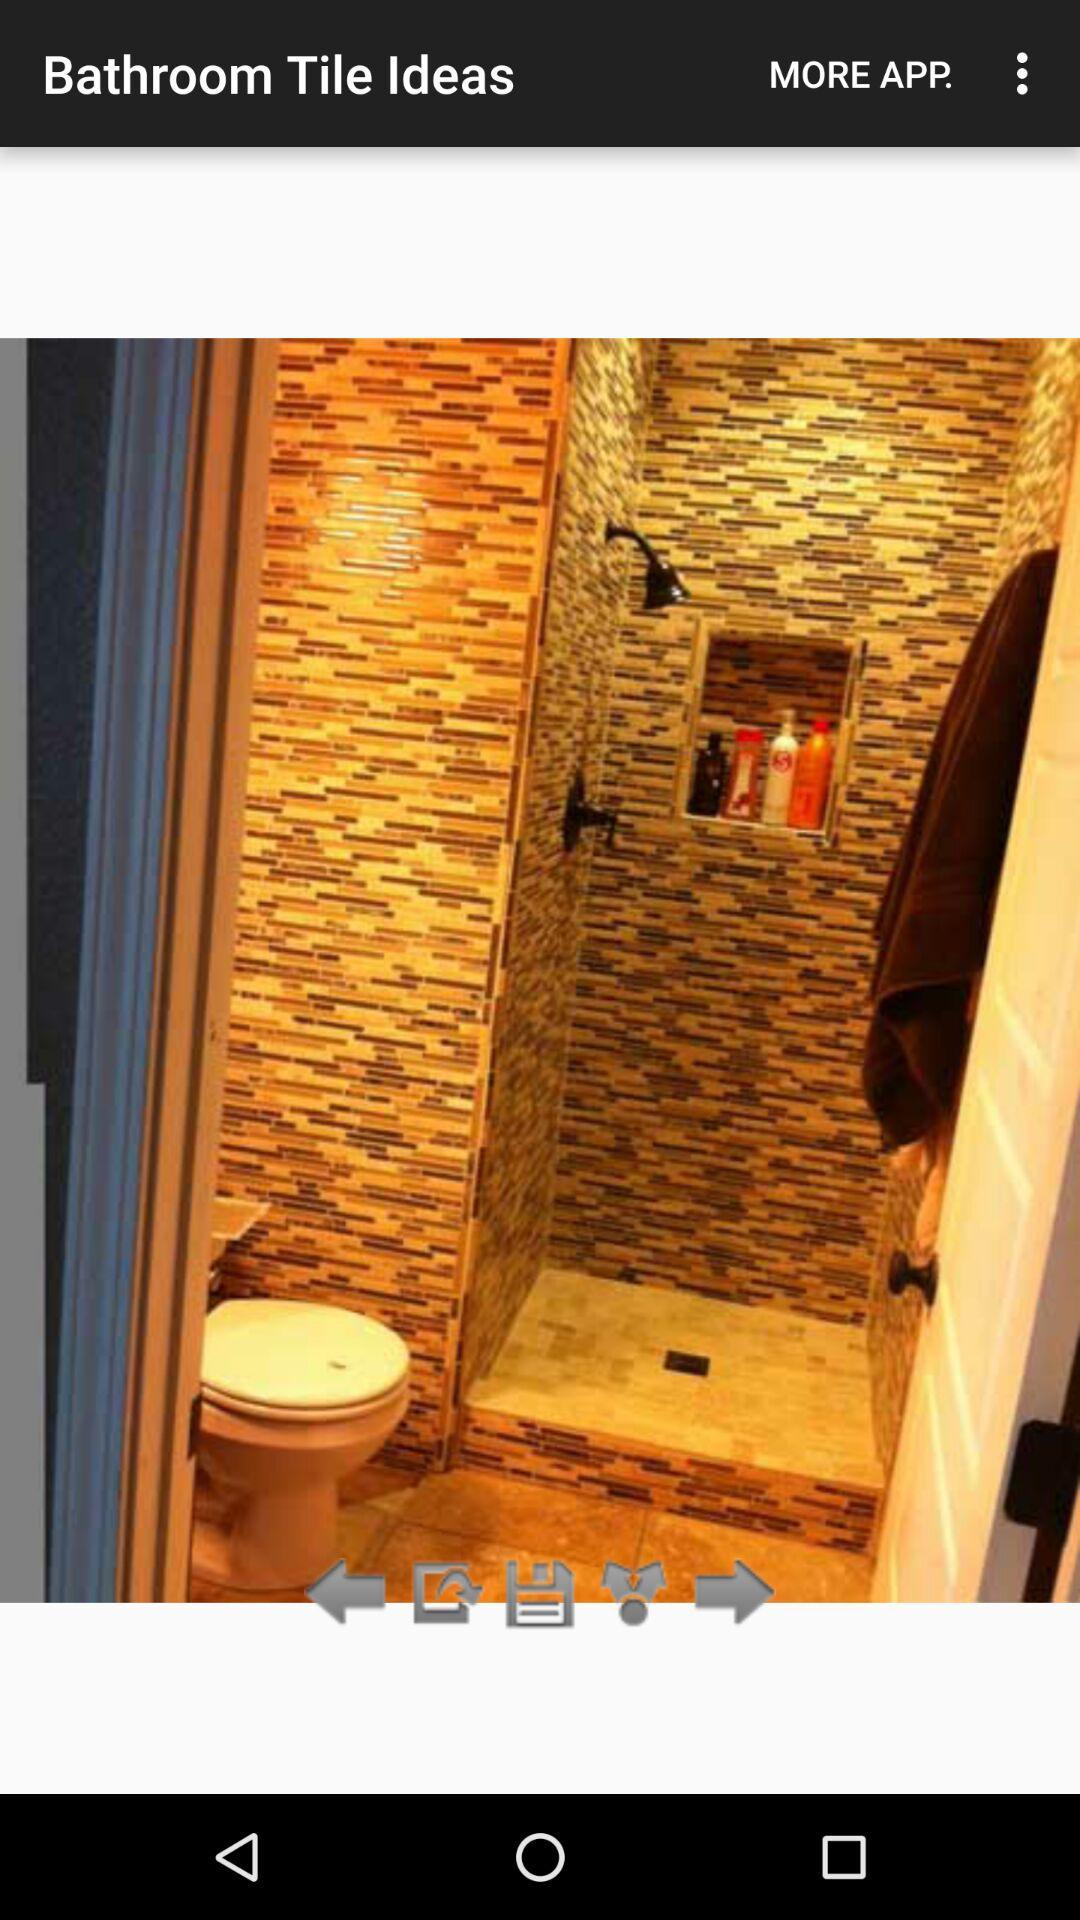 This screenshot has width=1080, height=1920. I want to click on image, so click(540, 1593).